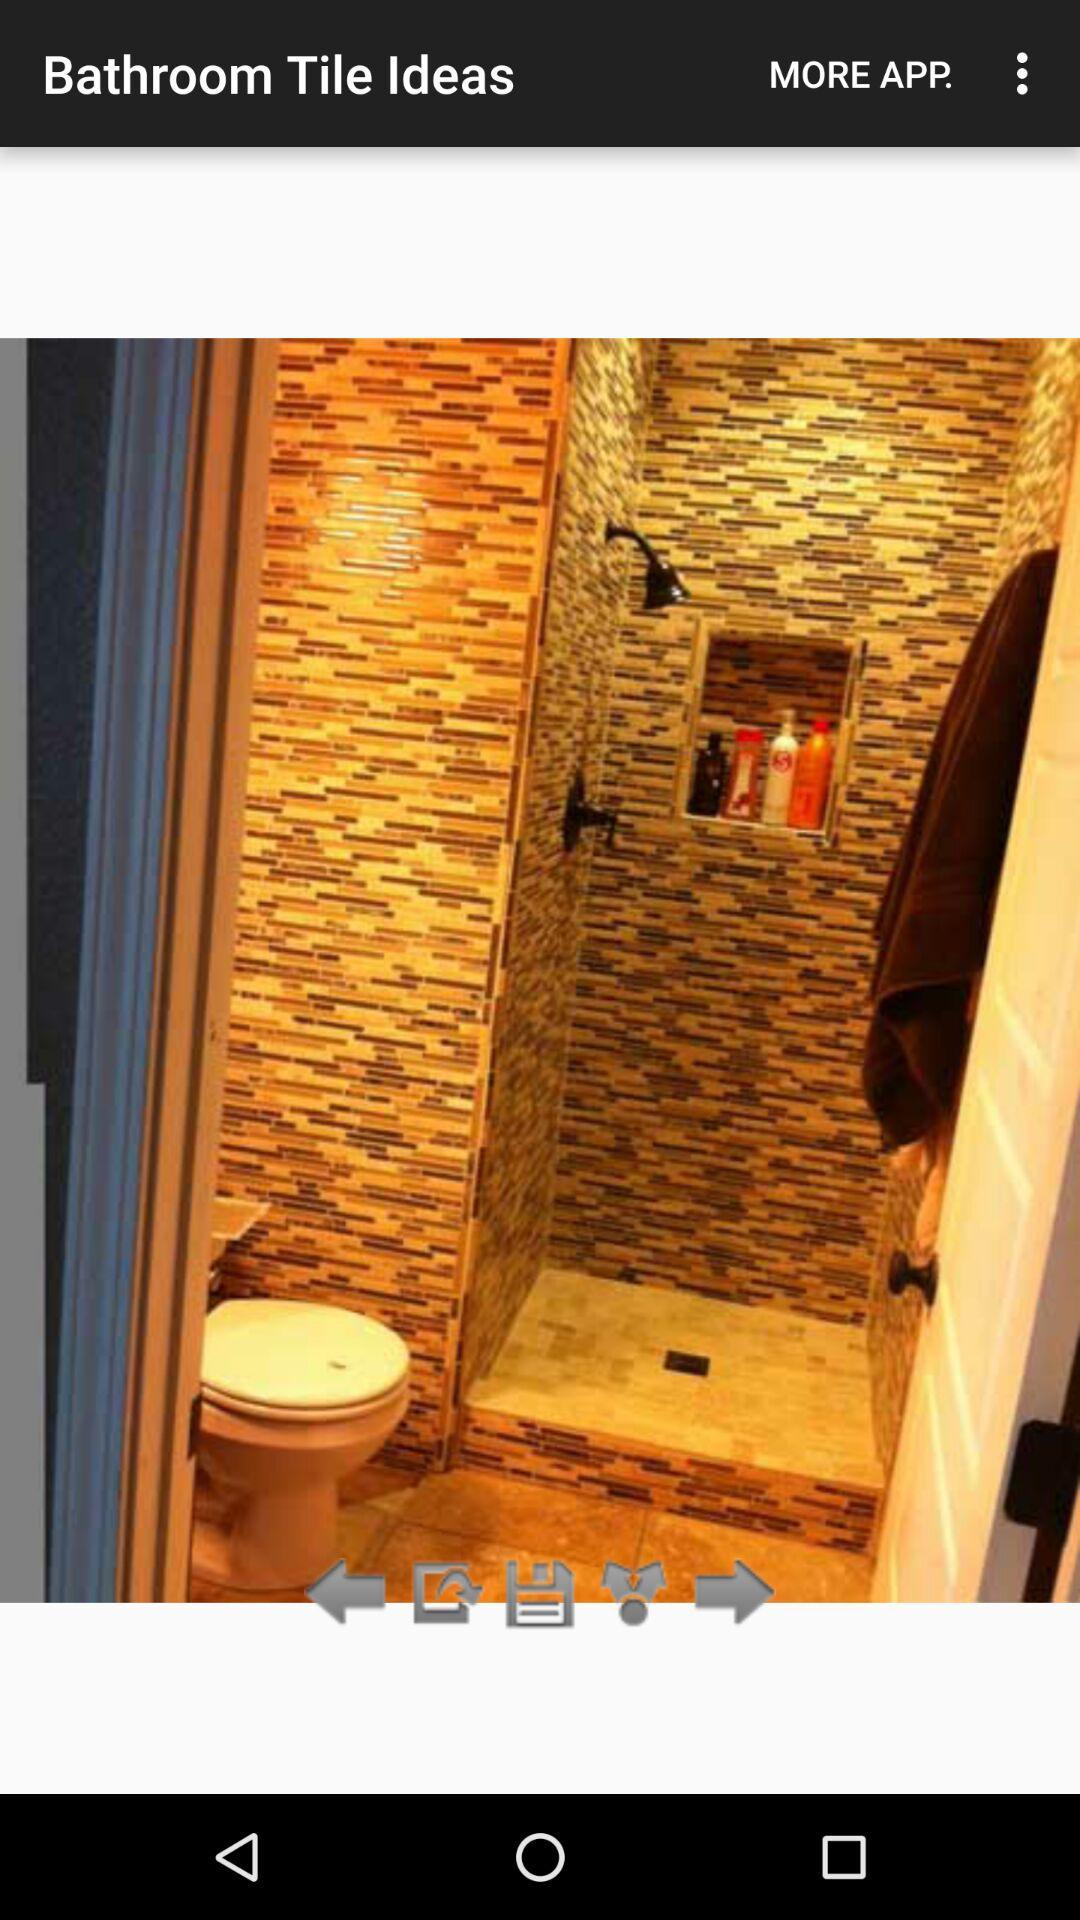 This screenshot has width=1080, height=1920. I want to click on image, so click(540, 1593).